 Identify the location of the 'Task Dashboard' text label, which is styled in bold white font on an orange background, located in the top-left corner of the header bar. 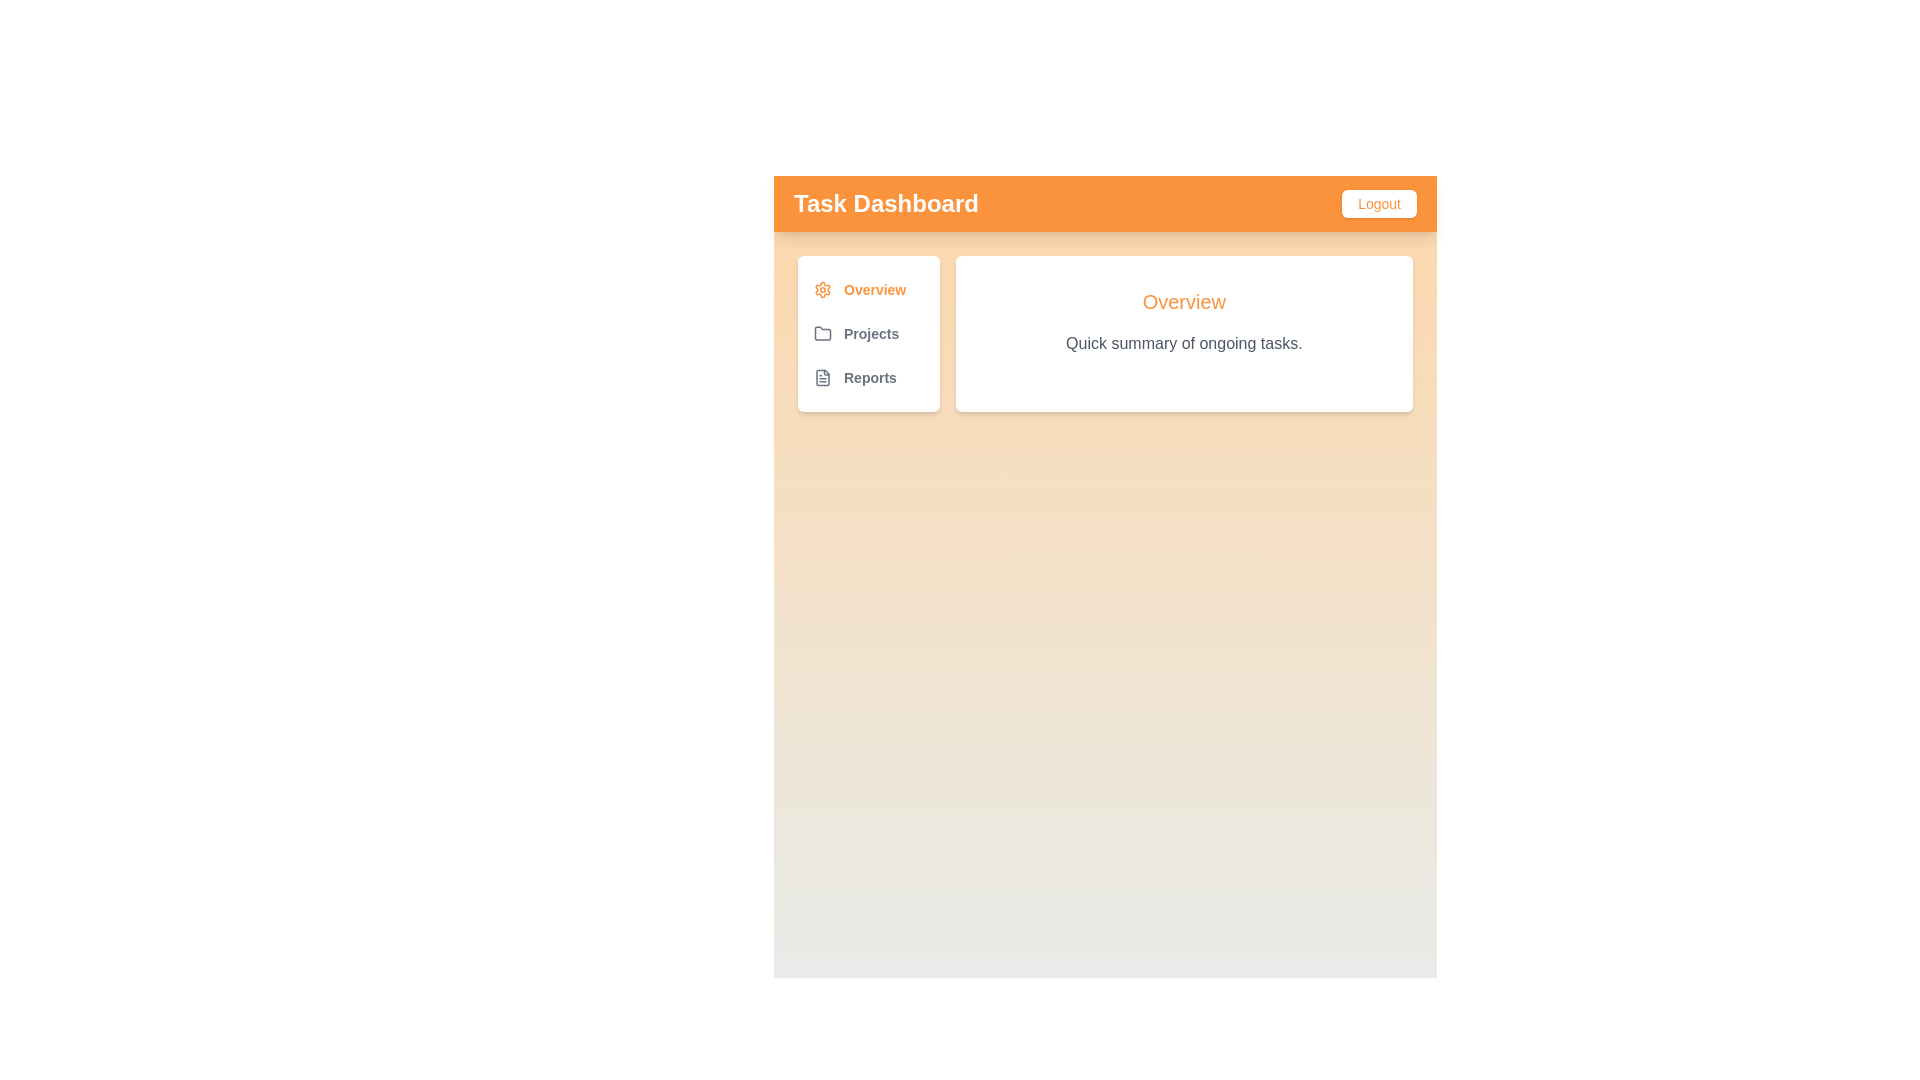
(885, 204).